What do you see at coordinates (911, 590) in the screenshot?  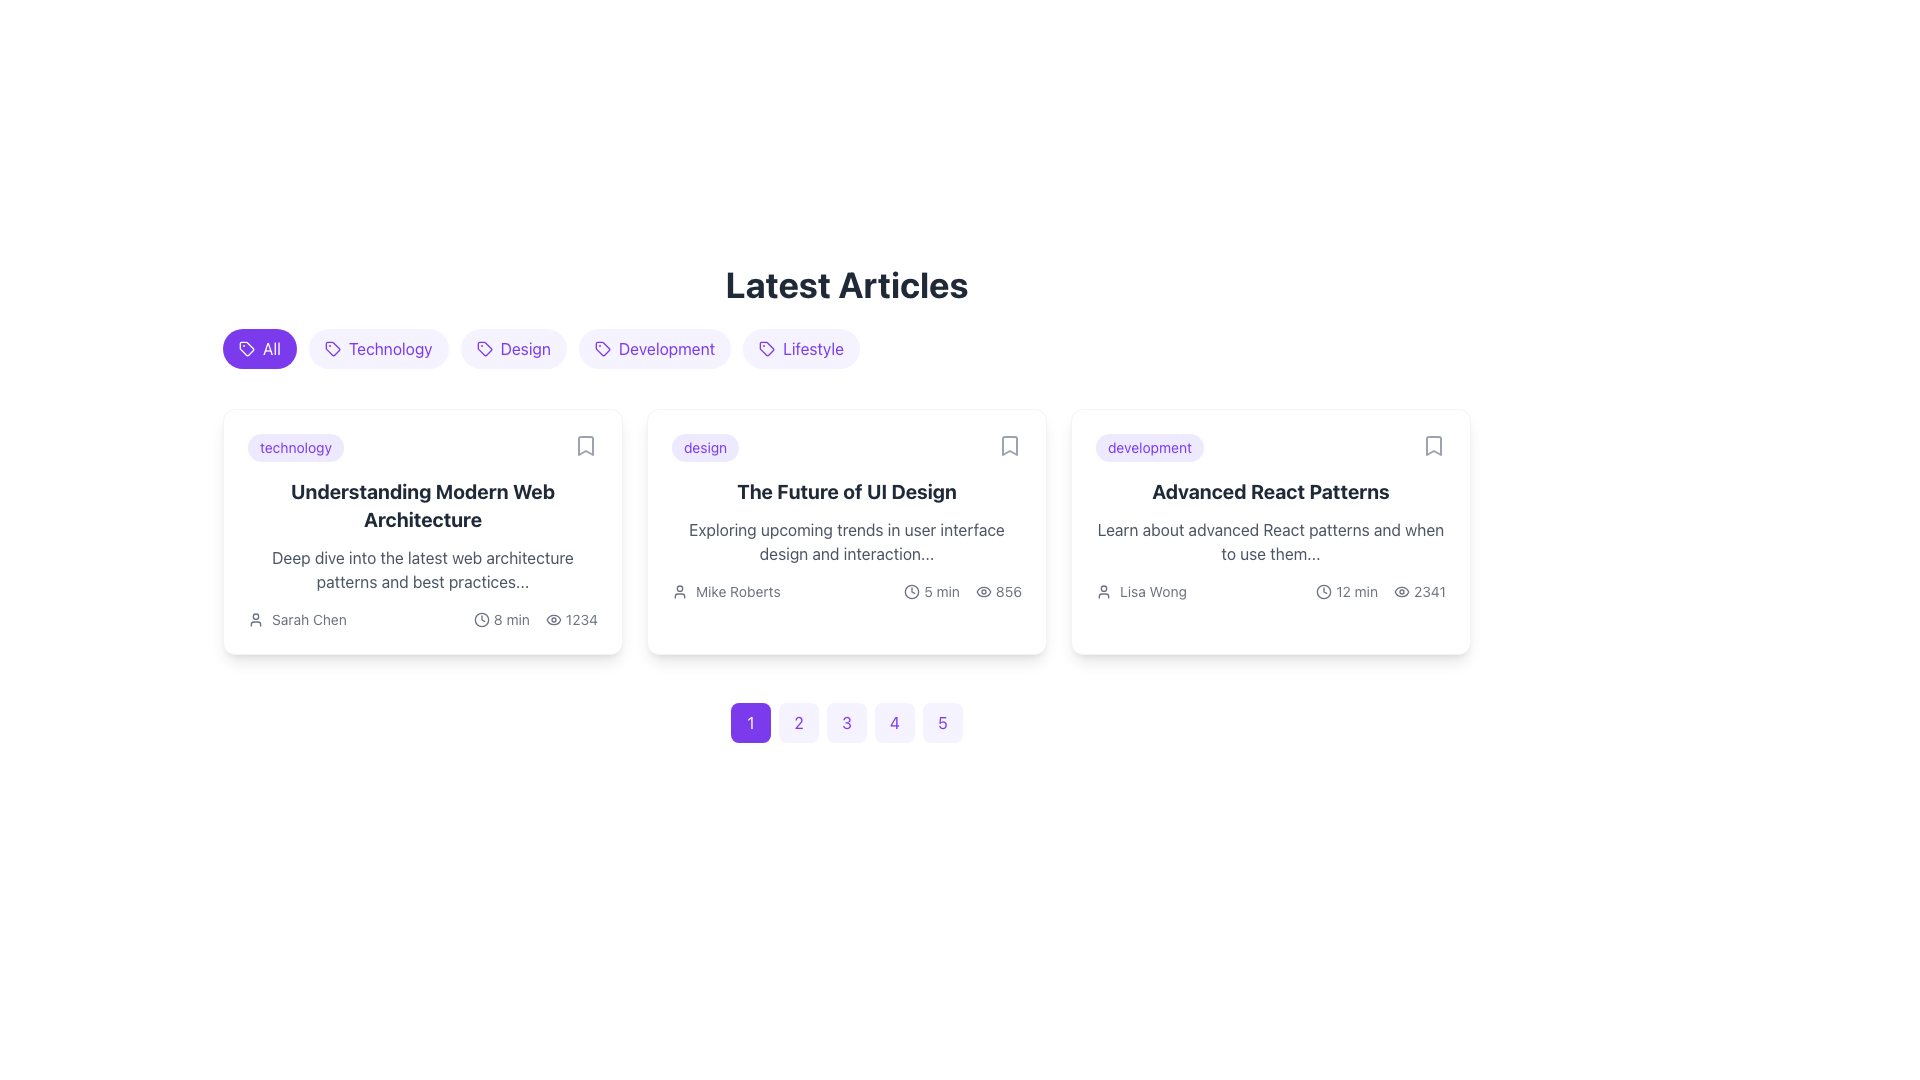 I see `the duration reading icon located to the left of the text '5 min' within the card titled 'The Future of UI Design' to potentially trigger an event` at bounding box center [911, 590].